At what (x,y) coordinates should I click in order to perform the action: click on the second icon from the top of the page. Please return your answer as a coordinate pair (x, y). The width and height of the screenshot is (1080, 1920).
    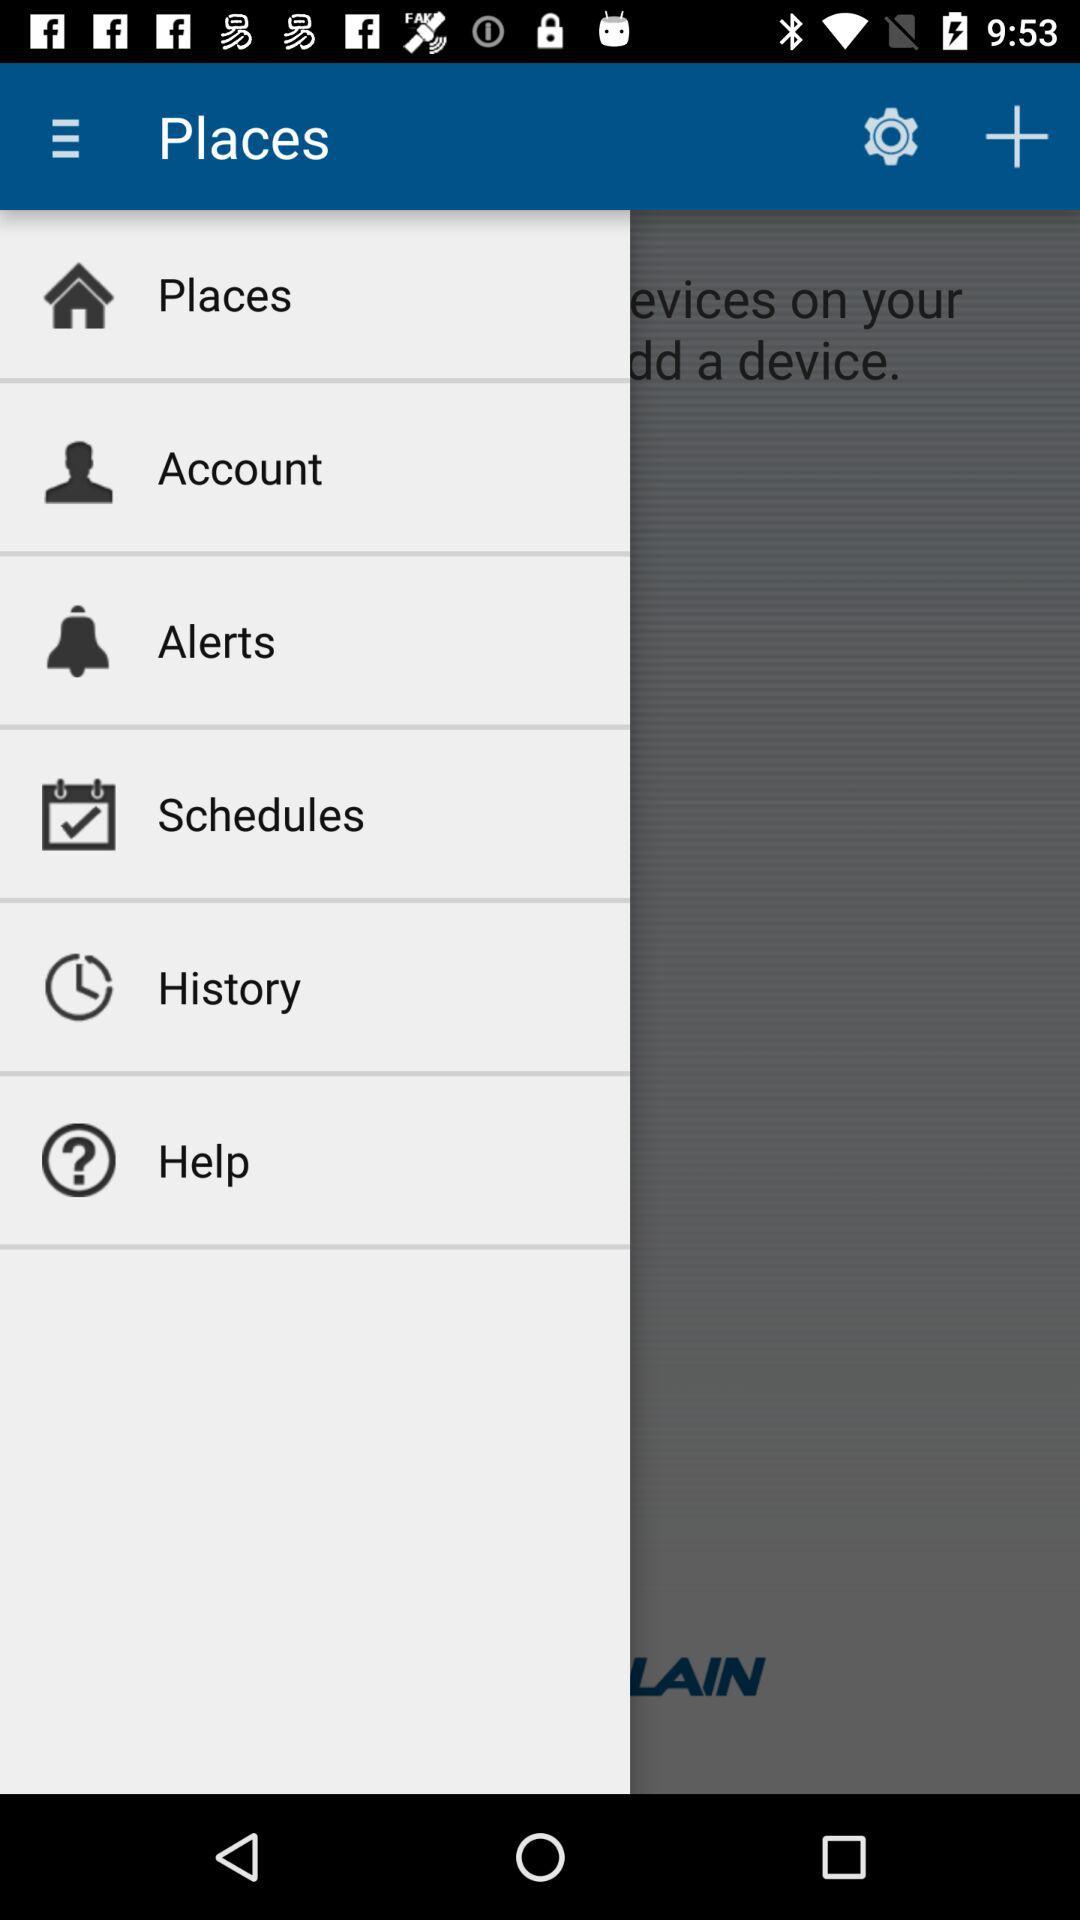
    Looking at the image, I should click on (77, 465).